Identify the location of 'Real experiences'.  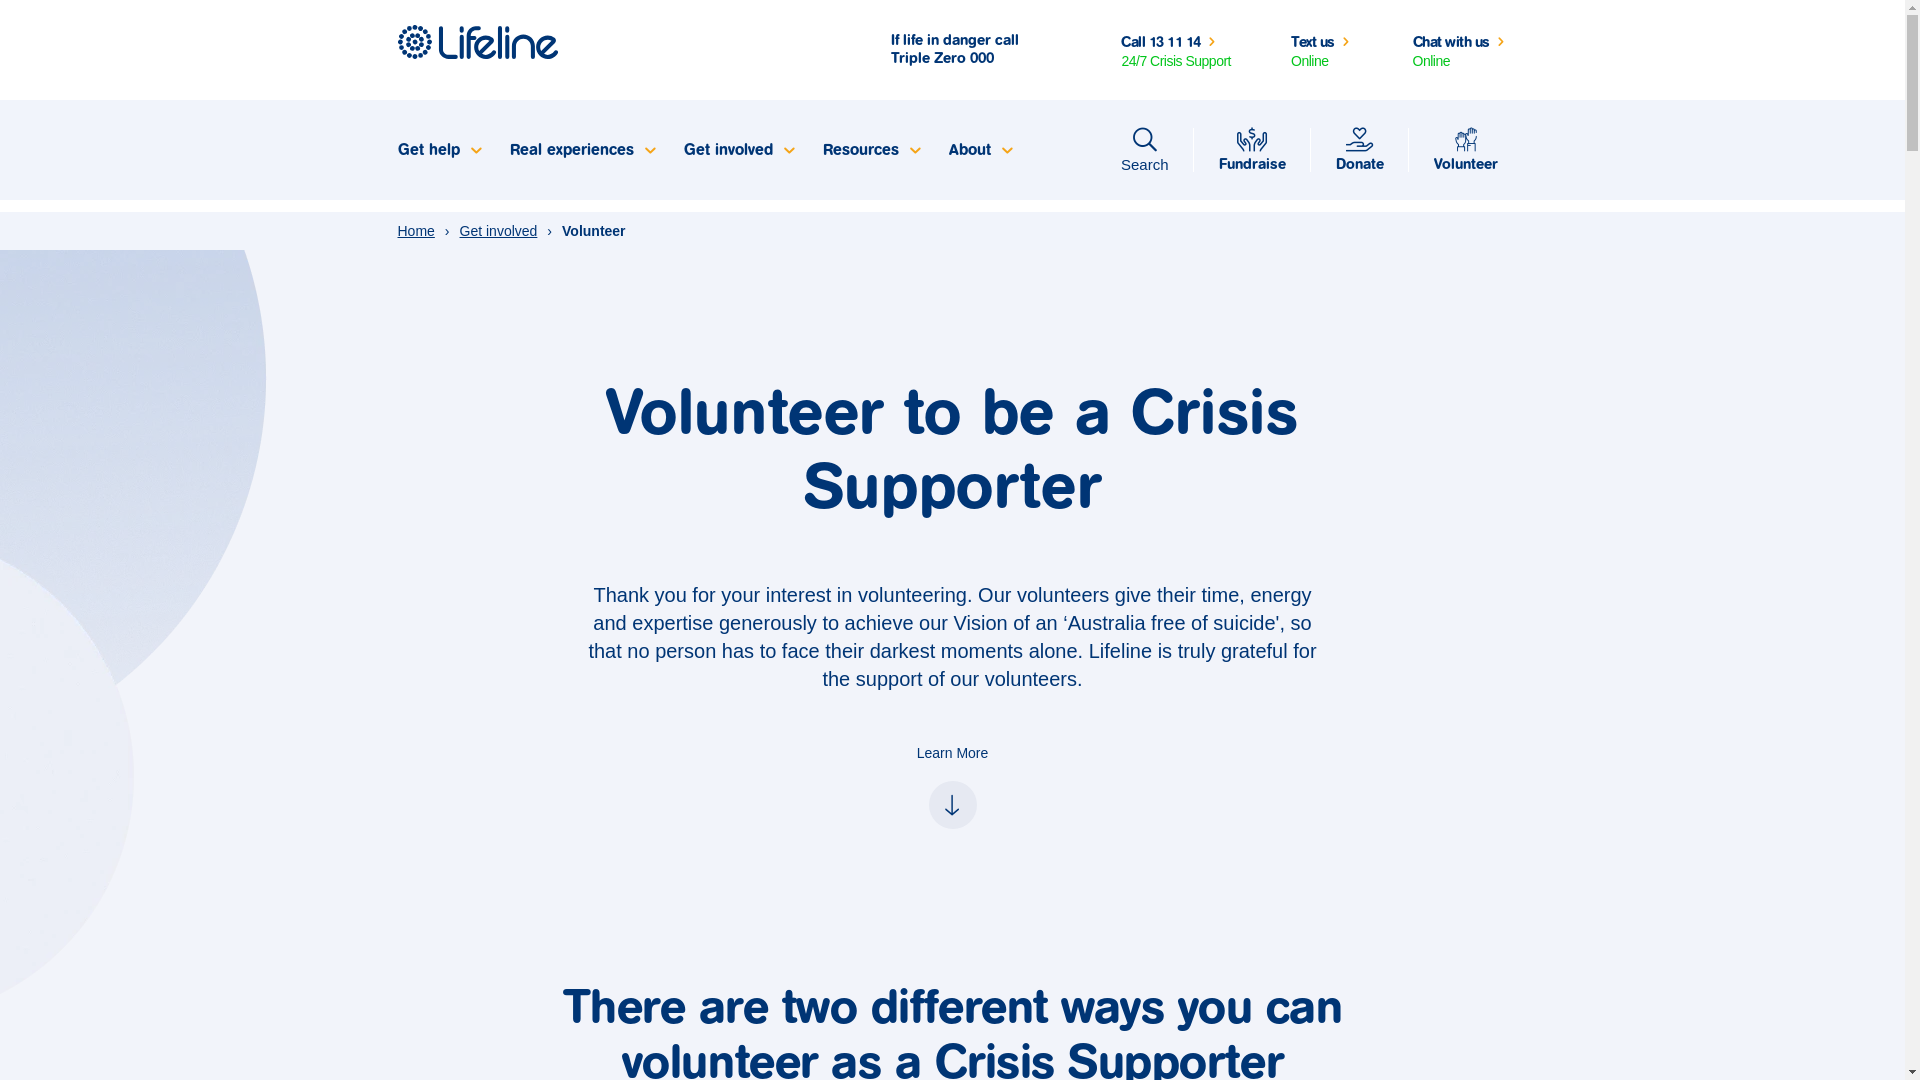
(579, 149).